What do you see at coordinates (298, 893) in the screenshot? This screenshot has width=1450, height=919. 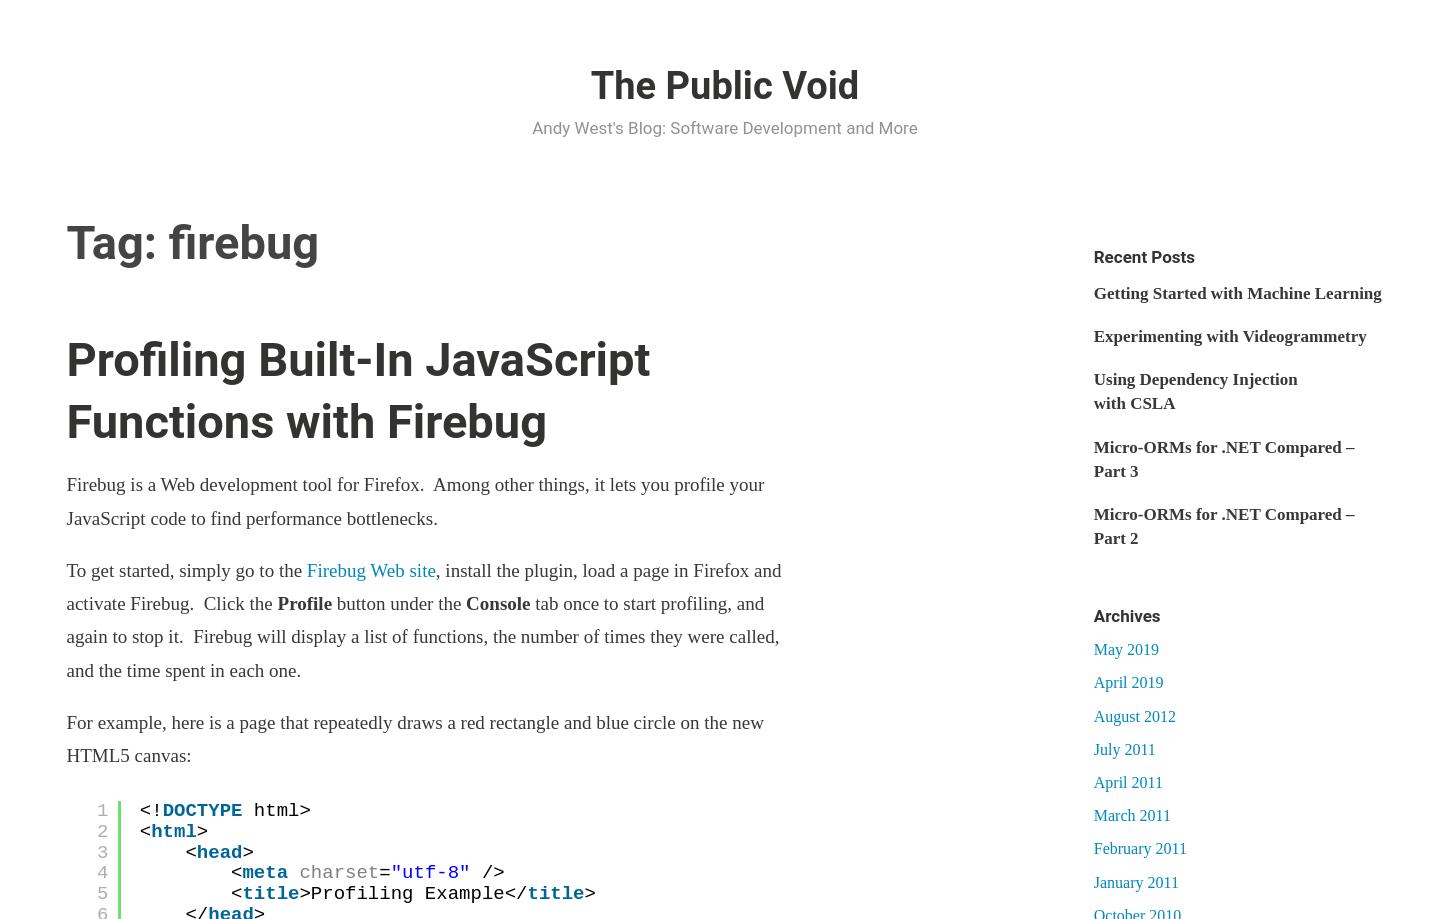 I see `'>Profiling Example</'` at bounding box center [298, 893].